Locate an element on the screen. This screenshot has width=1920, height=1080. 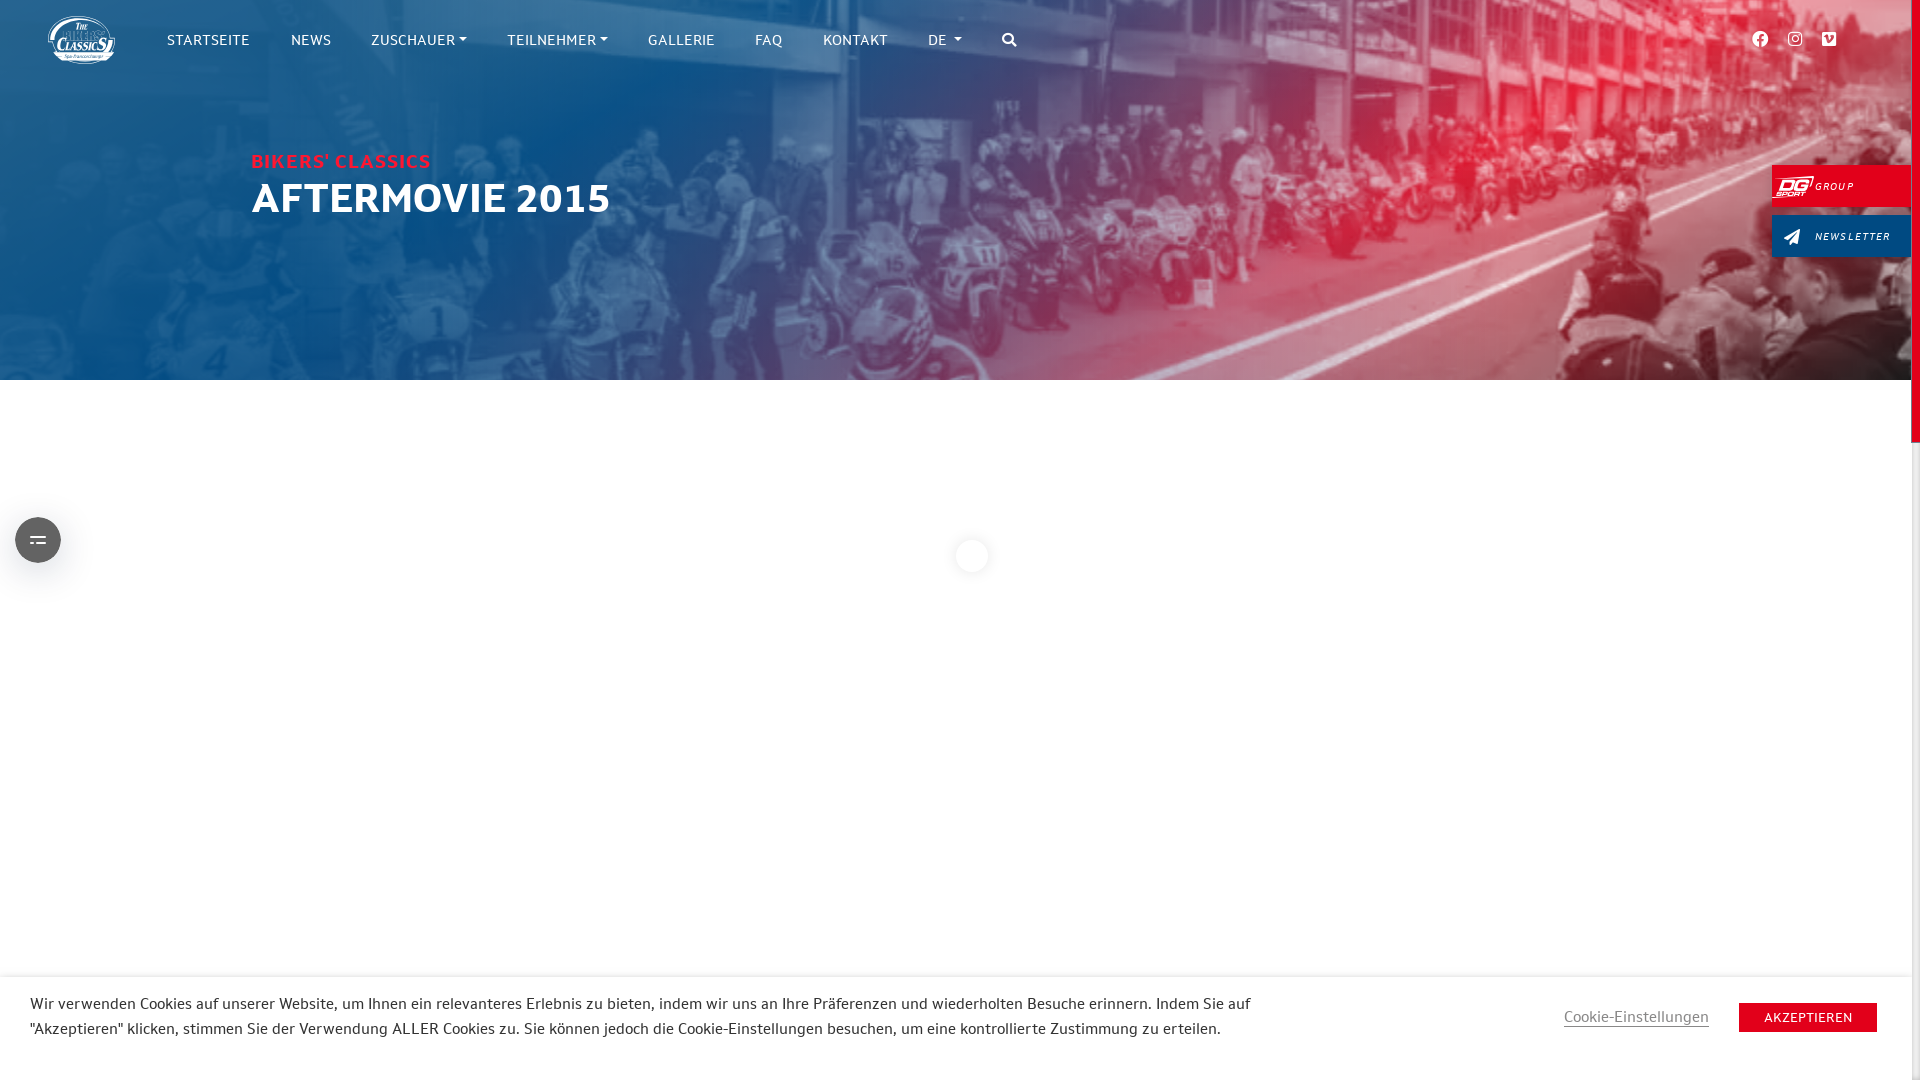
'TEILNEHMER' is located at coordinates (557, 39).